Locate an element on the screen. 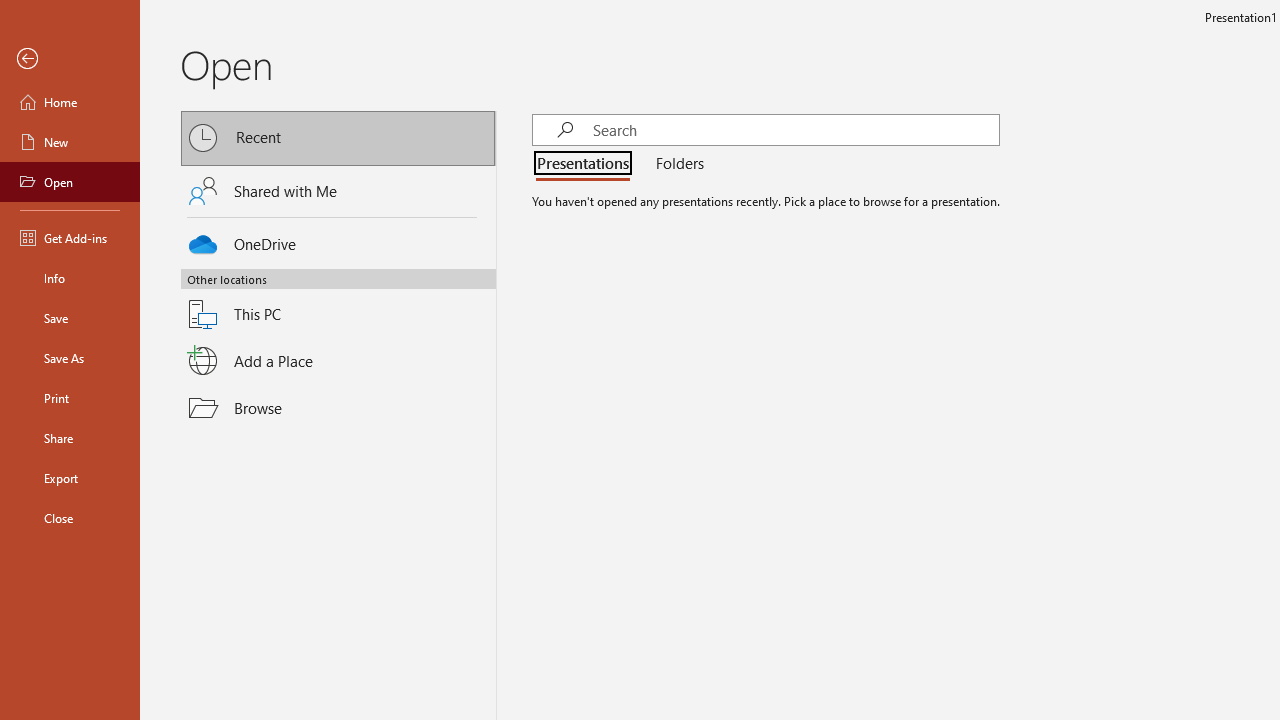 This screenshot has width=1280, height=720. 'This PC' is located at coordinates (338, 302).